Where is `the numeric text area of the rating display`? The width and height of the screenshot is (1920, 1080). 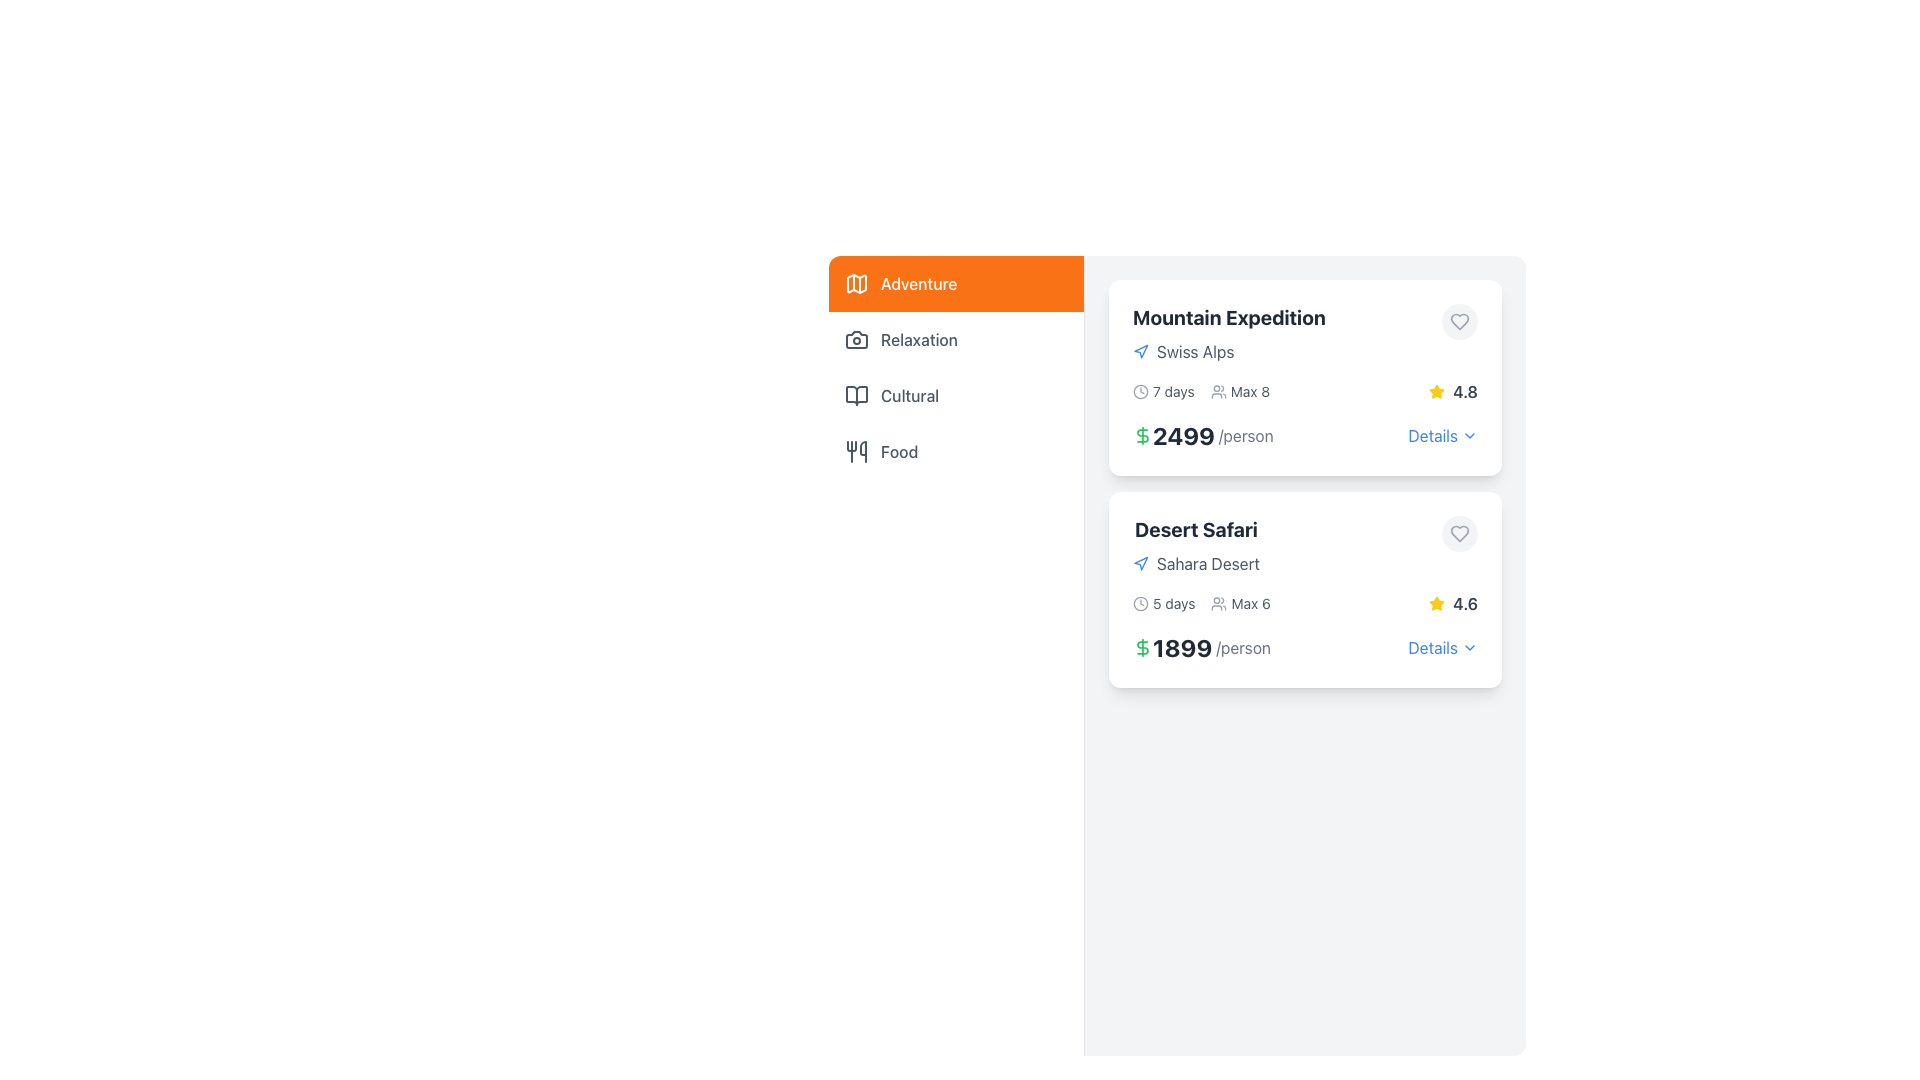 the numeric text area of the rating display is located at coordinates (1453, 392).